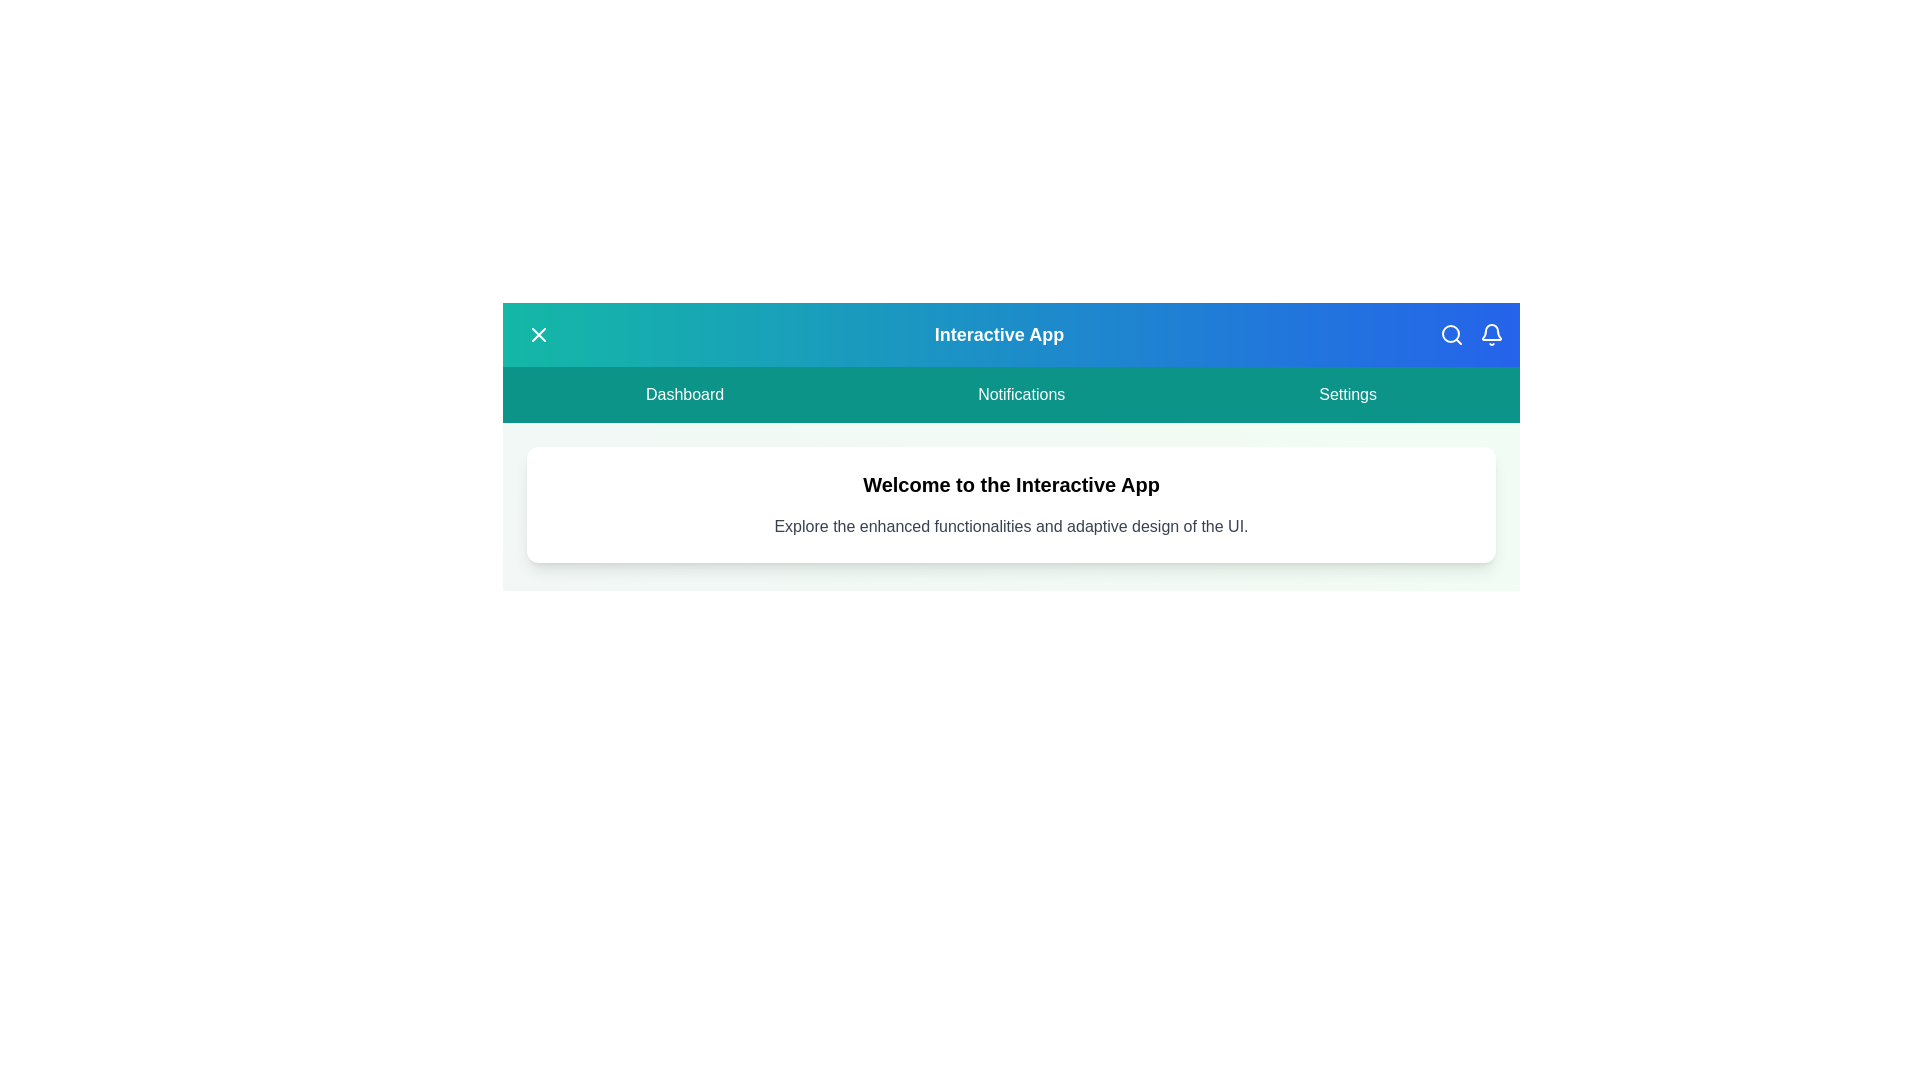  Describe the element at coordinates (1492, 334) in the screenshot. I see `the bell icon to interact with it` at that location.